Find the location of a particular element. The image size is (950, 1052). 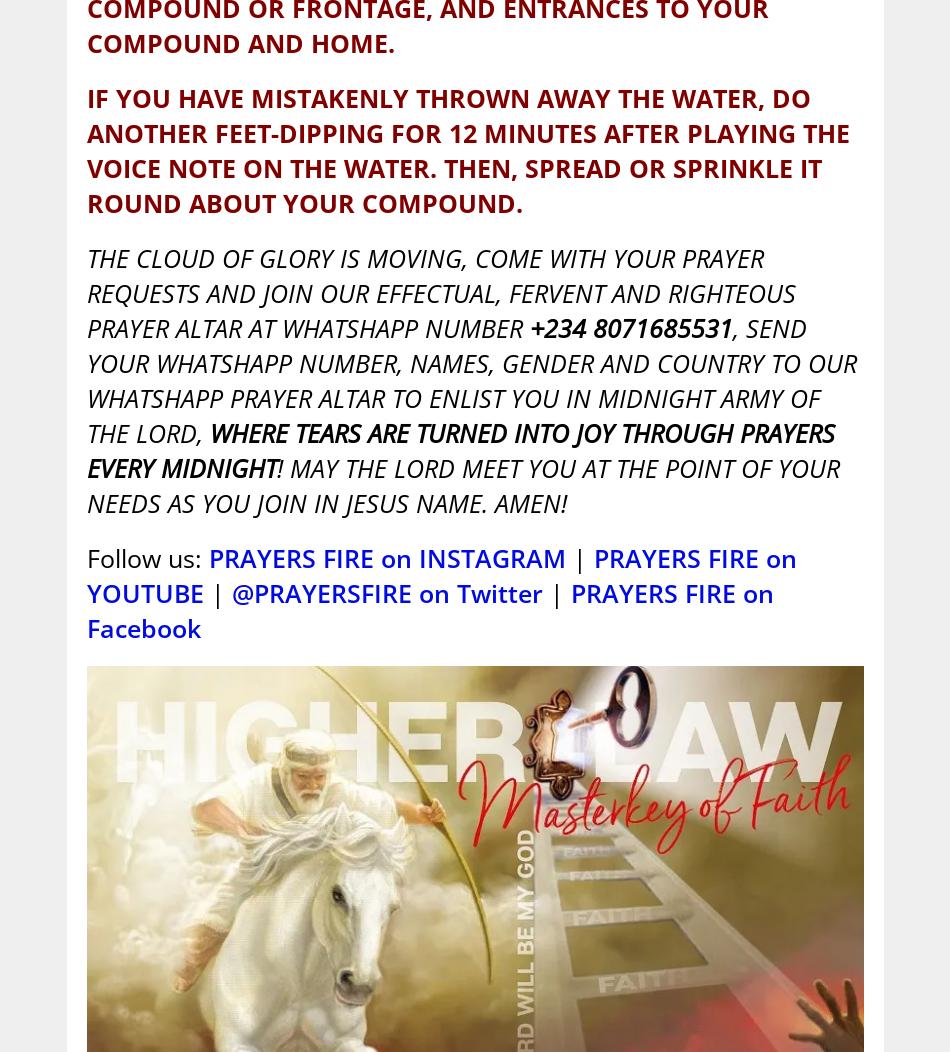

'@PRAYERSFIRE on Twitter' is located at coordinates (385, 592).